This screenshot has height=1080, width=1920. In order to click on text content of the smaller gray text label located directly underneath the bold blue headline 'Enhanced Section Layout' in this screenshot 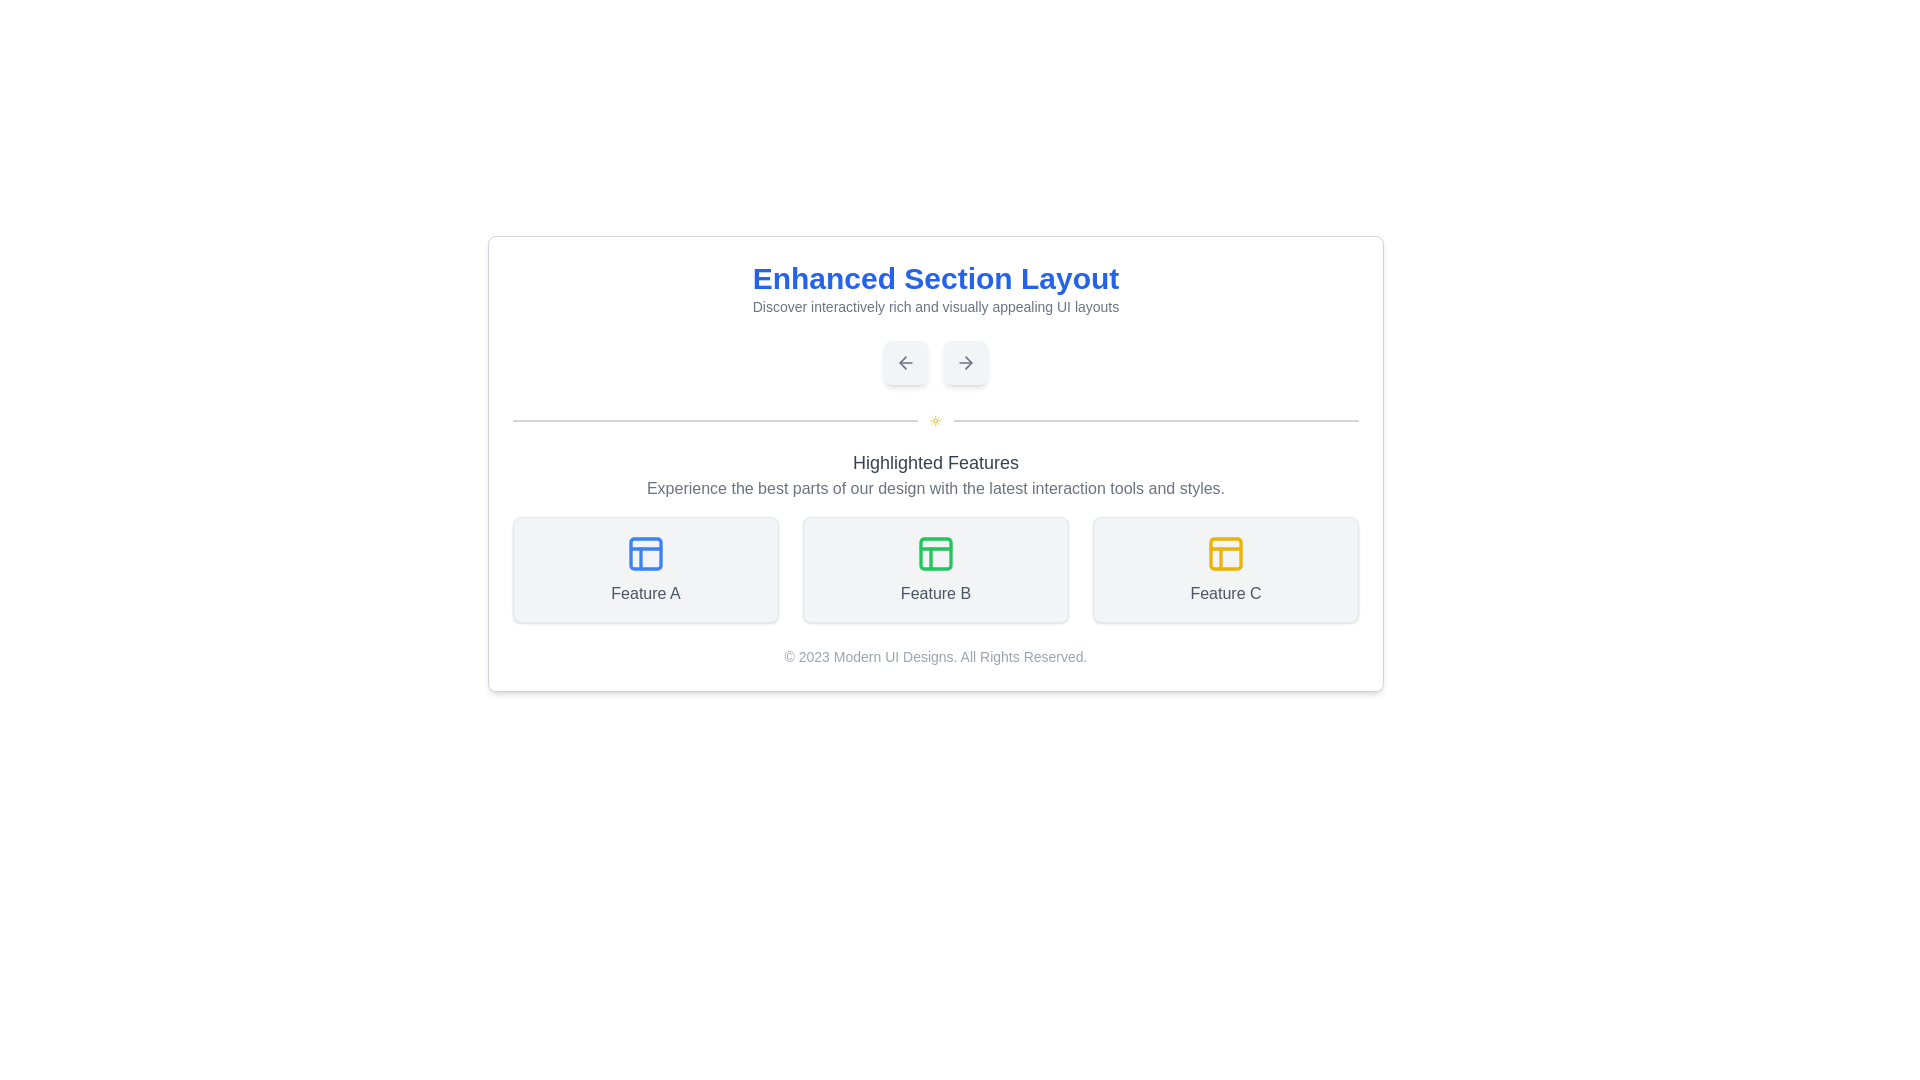, I will do `click(935, 307)`.